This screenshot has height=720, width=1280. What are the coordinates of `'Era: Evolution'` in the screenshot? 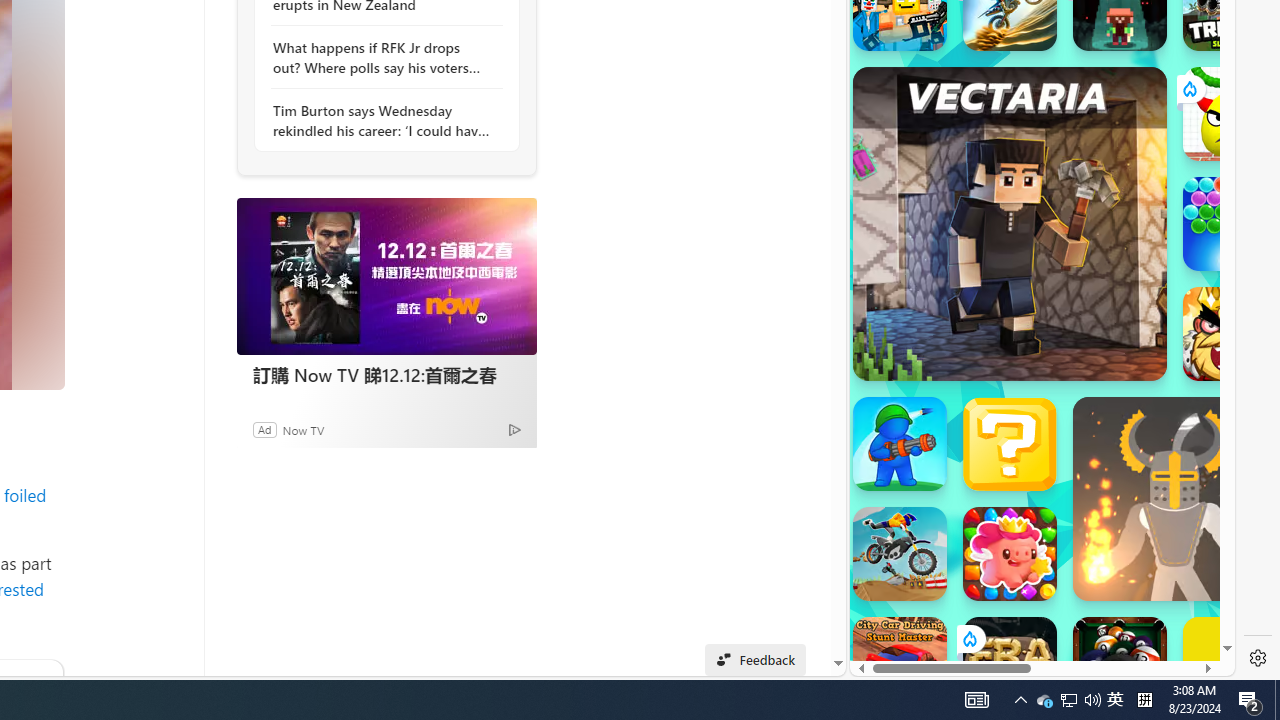 It's located at (1009, 664).